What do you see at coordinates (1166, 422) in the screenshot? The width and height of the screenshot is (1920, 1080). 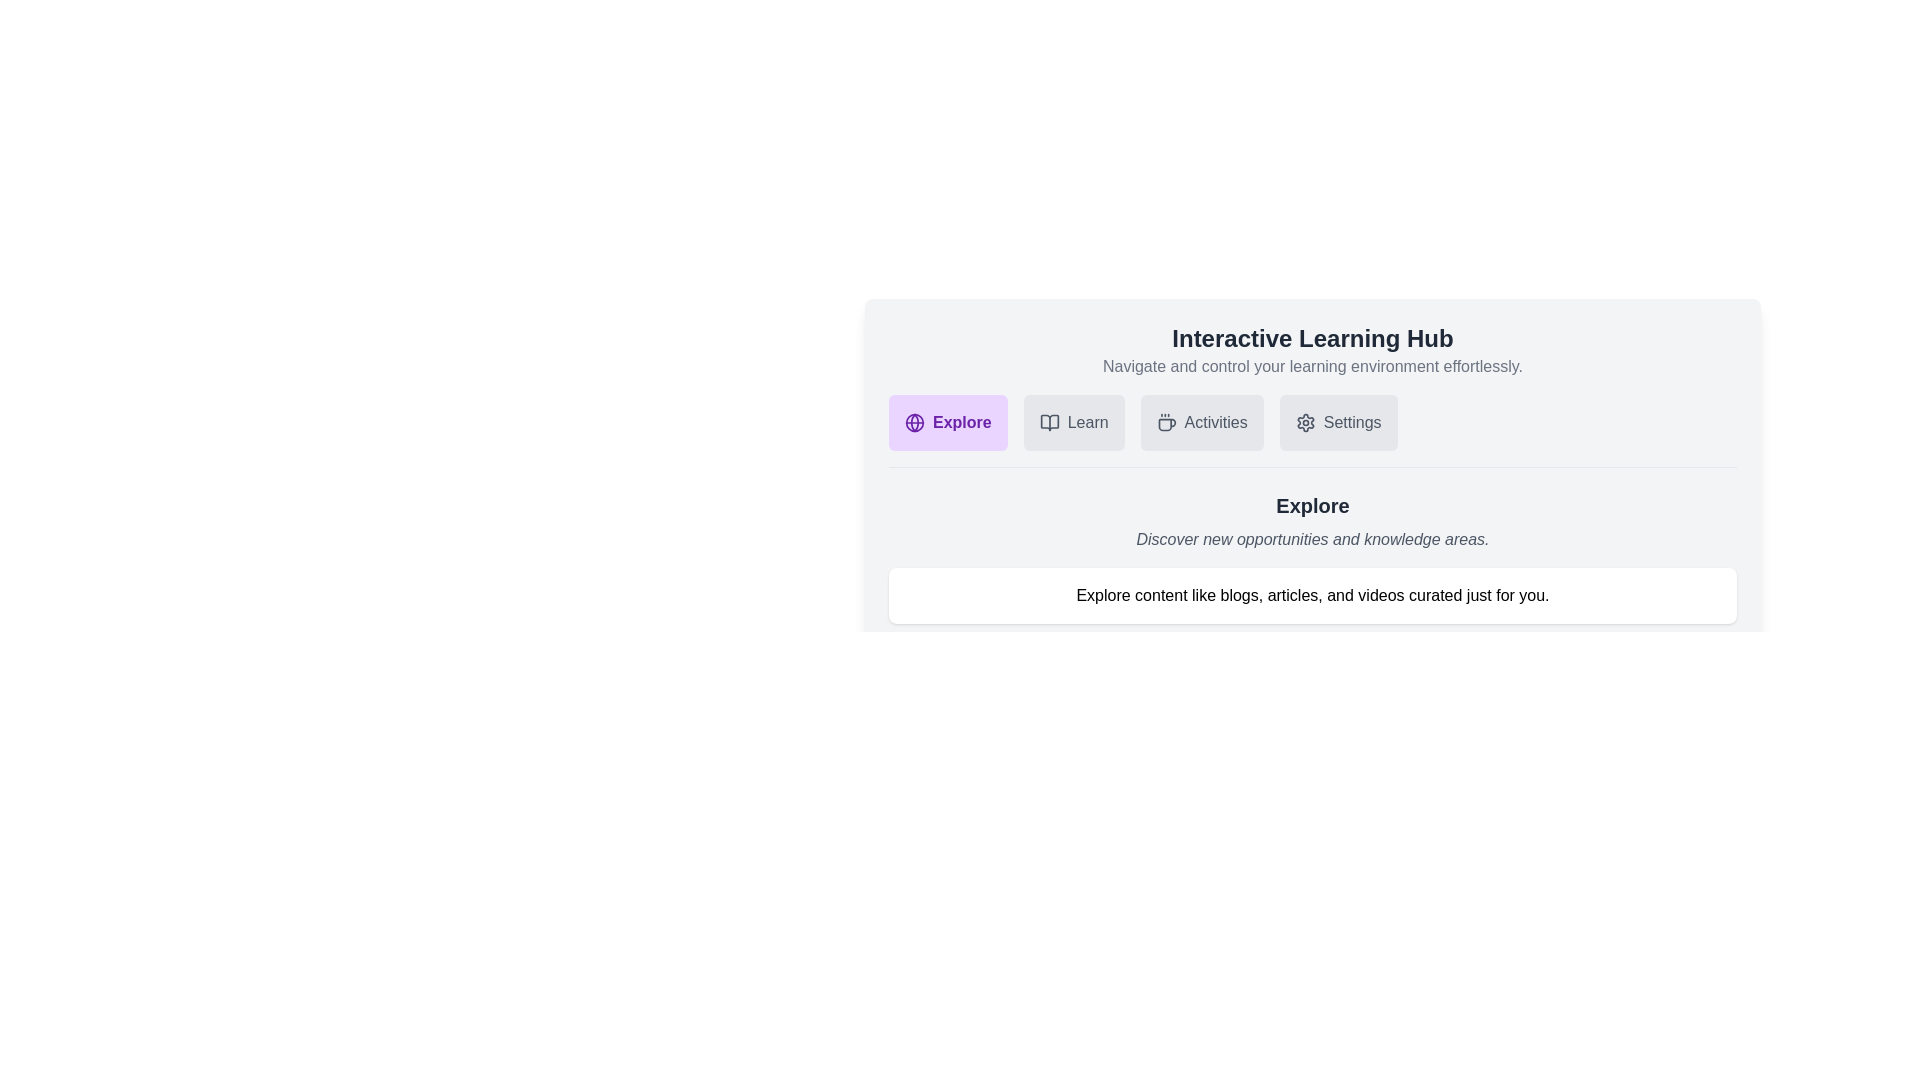 I see `the 'Activities' button which contains a coffee cup icon on its left side` at bounding box center [1166, 422].